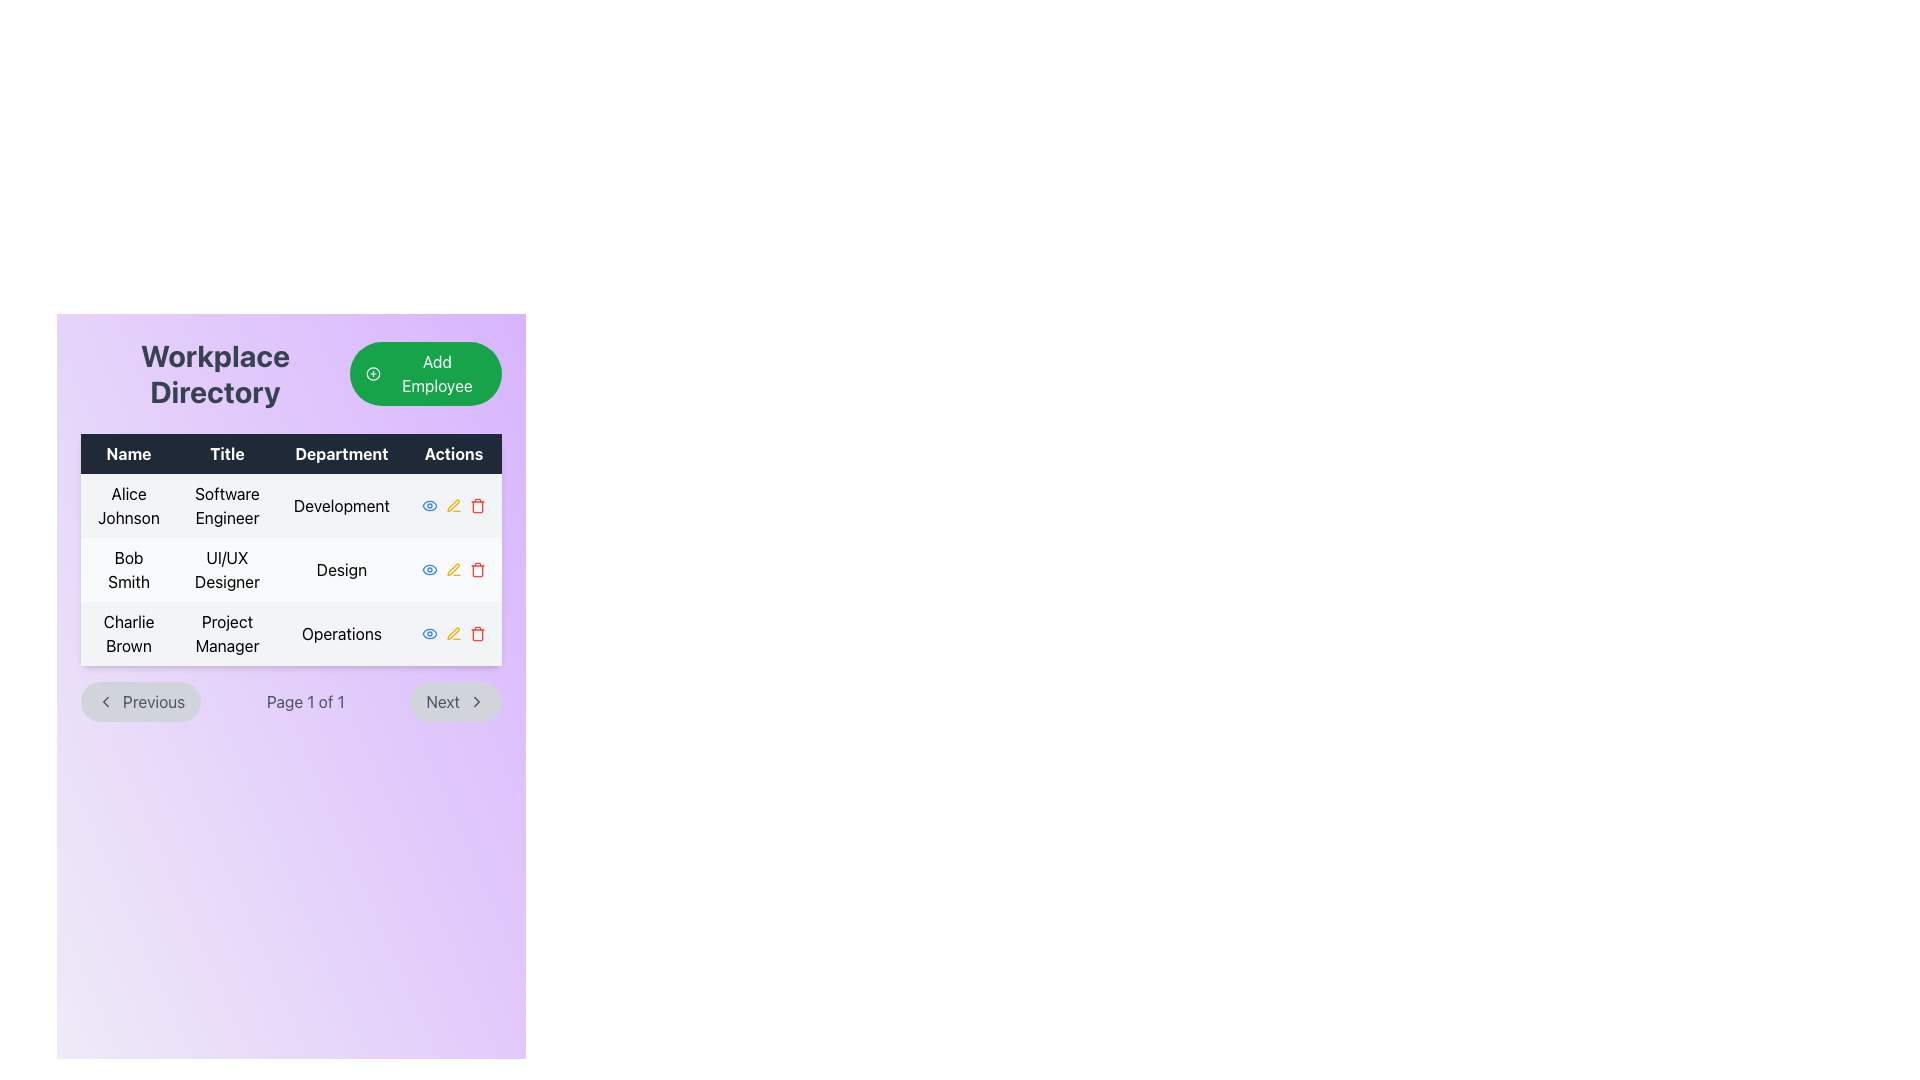 This screenshot has height=1080, width=1920. Describe the element at coordinates (452, 504) in the screenshot. I see `the edit button in the 'Actions' column of the second row of the table, located between the eye icon and the red trash icon` at that location.